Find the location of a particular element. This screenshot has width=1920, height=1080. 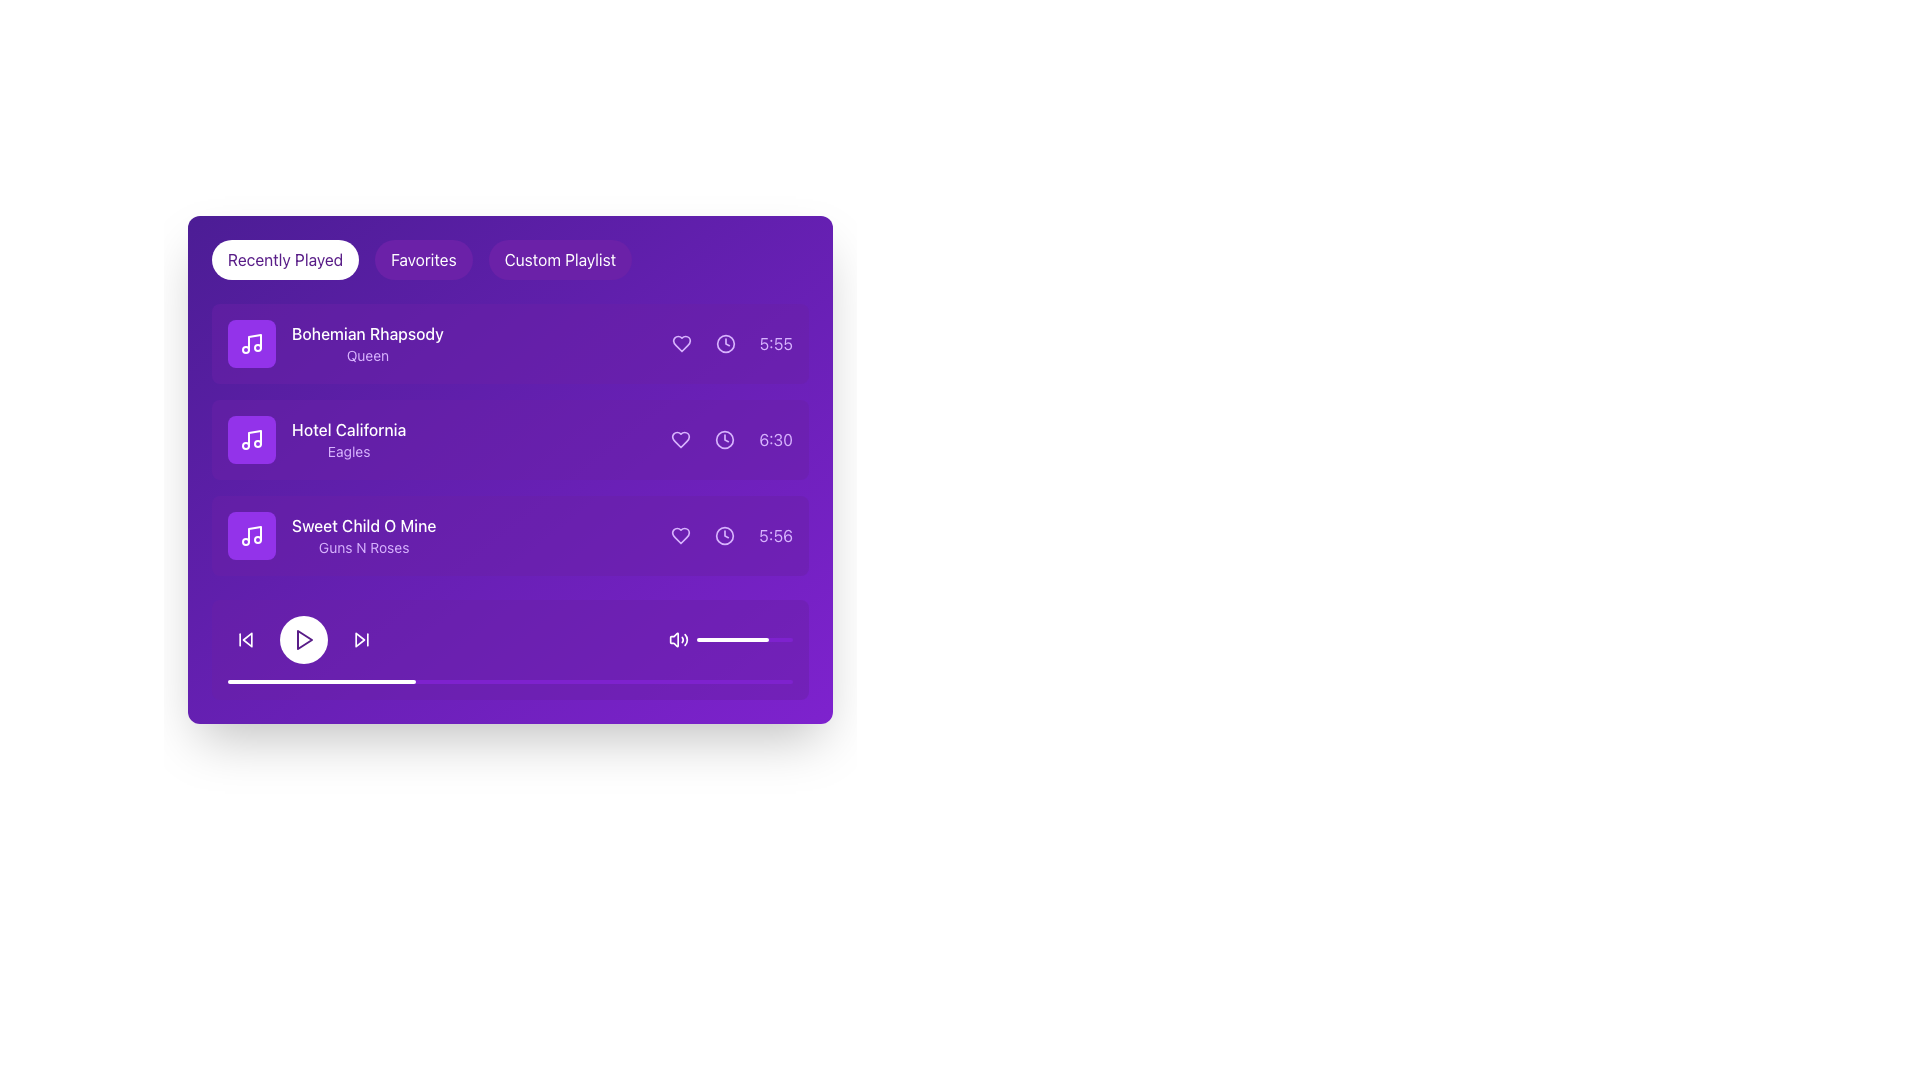

the text label displaying the duration '5:55' in purple font, which is positioned to the right of the clock icon in the playlist UI for the song 'Bohemian Rhapsody' is located at coordinates (775, 342).